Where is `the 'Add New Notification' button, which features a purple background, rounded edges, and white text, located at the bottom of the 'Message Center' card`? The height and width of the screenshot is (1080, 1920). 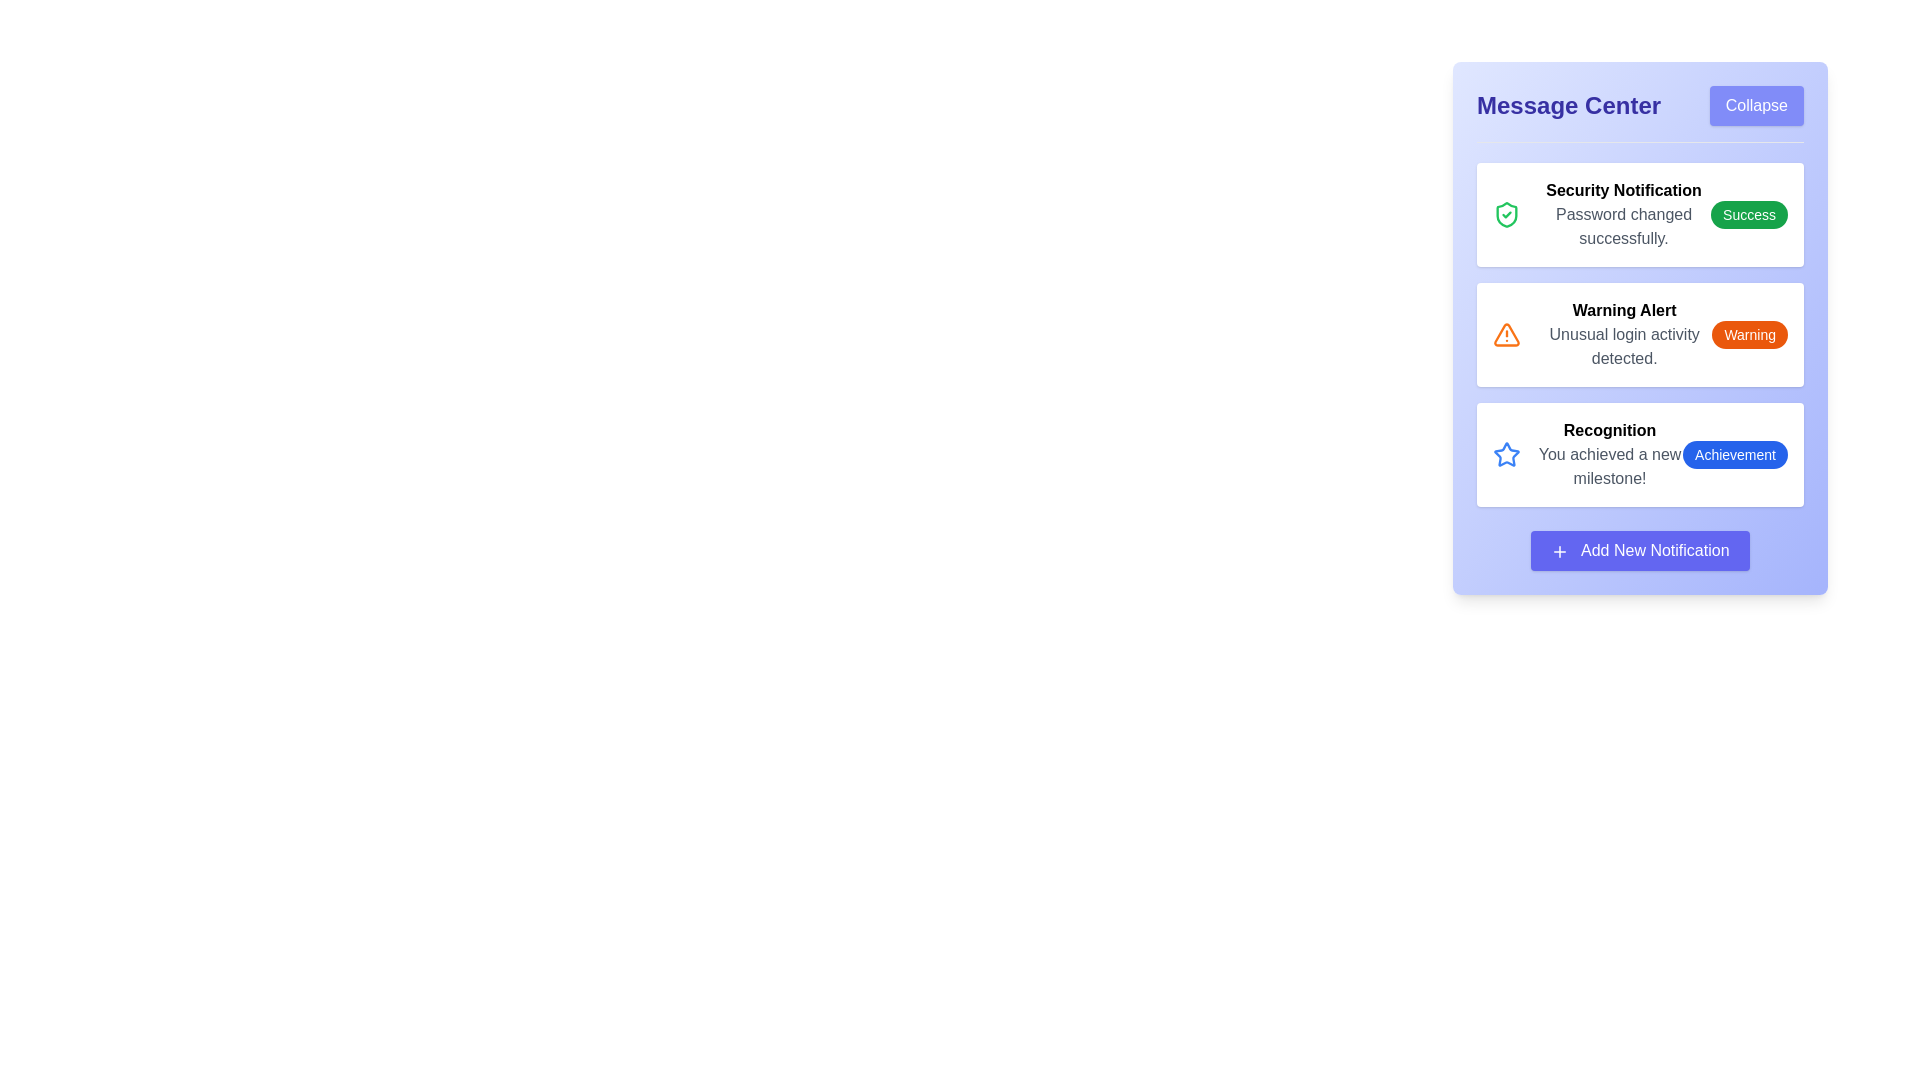
the 'Add New Notification' button, which features a purple background, rounded edges, and white text, located at the bottom of the 'Message Center' card is located at coordinates (1640, 551).